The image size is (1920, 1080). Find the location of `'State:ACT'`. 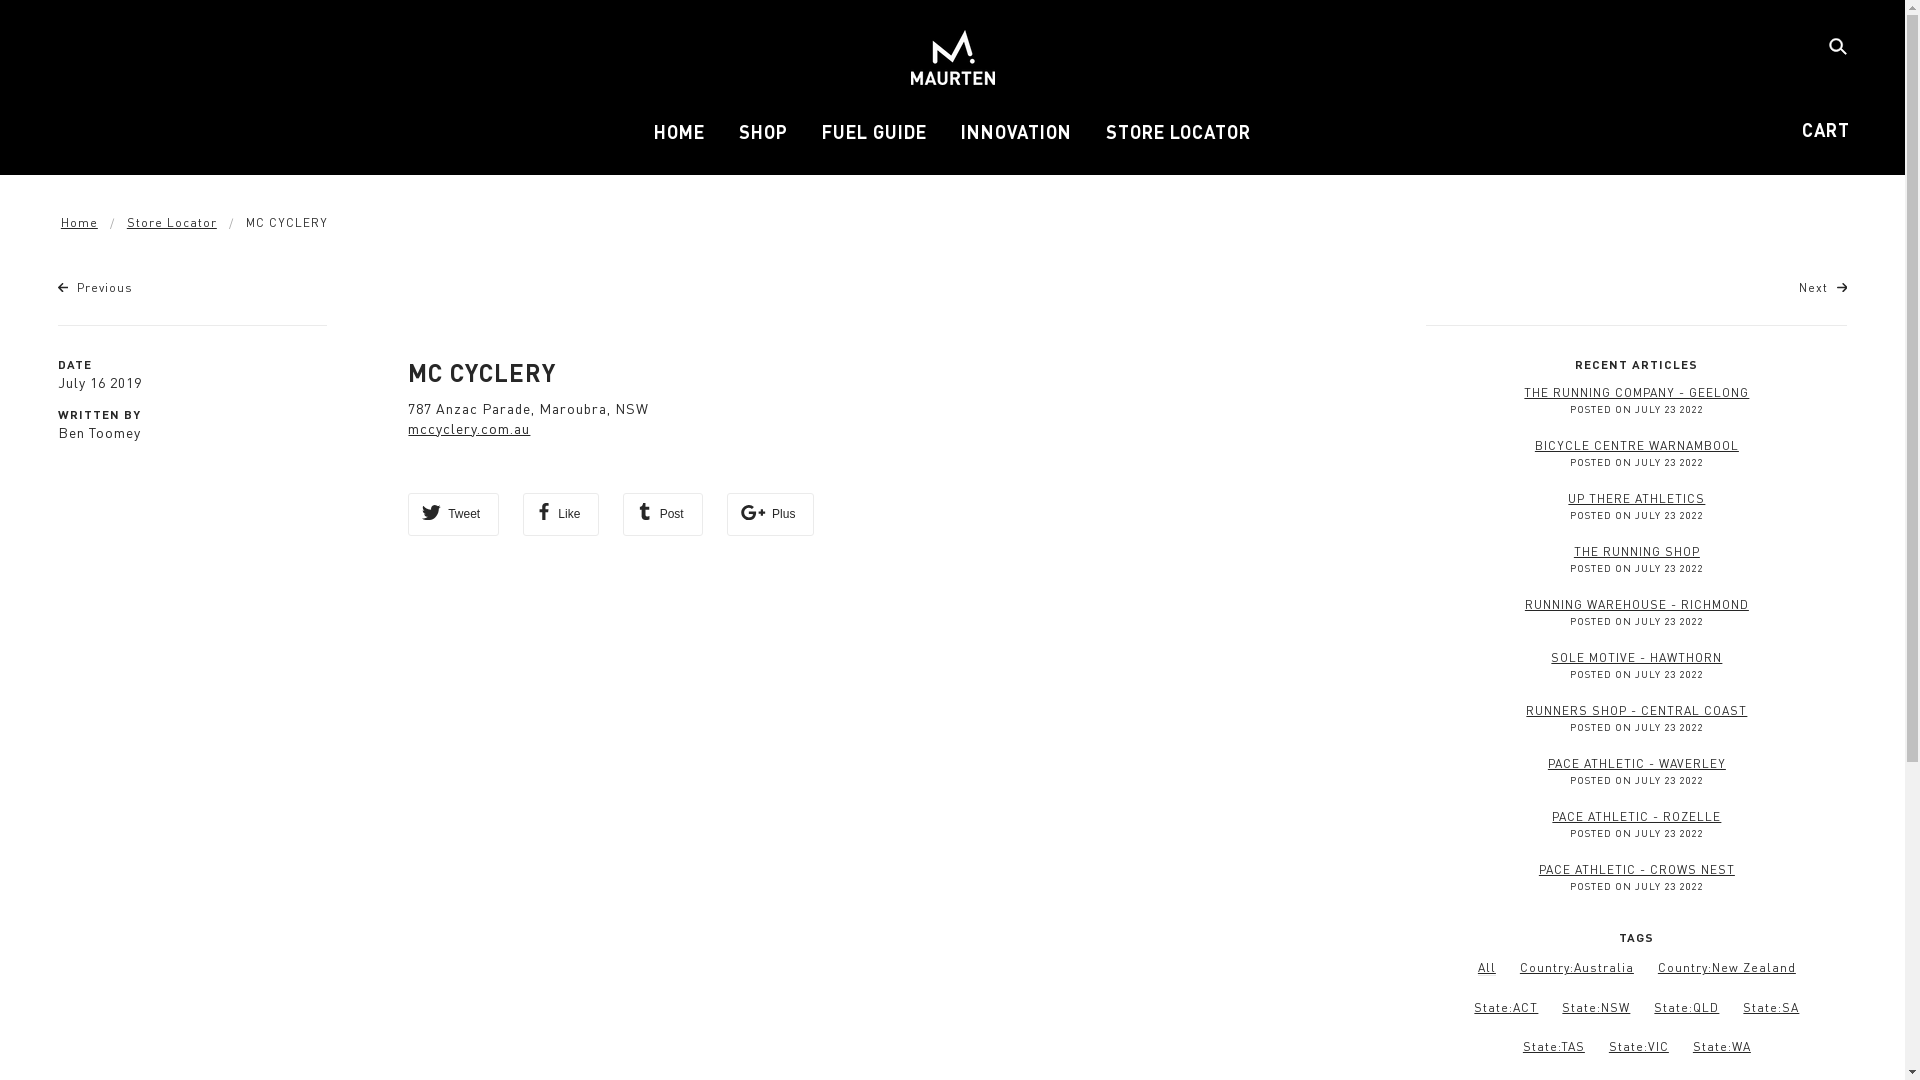

'State:ACT' is located at coordinates (1473, 1007).